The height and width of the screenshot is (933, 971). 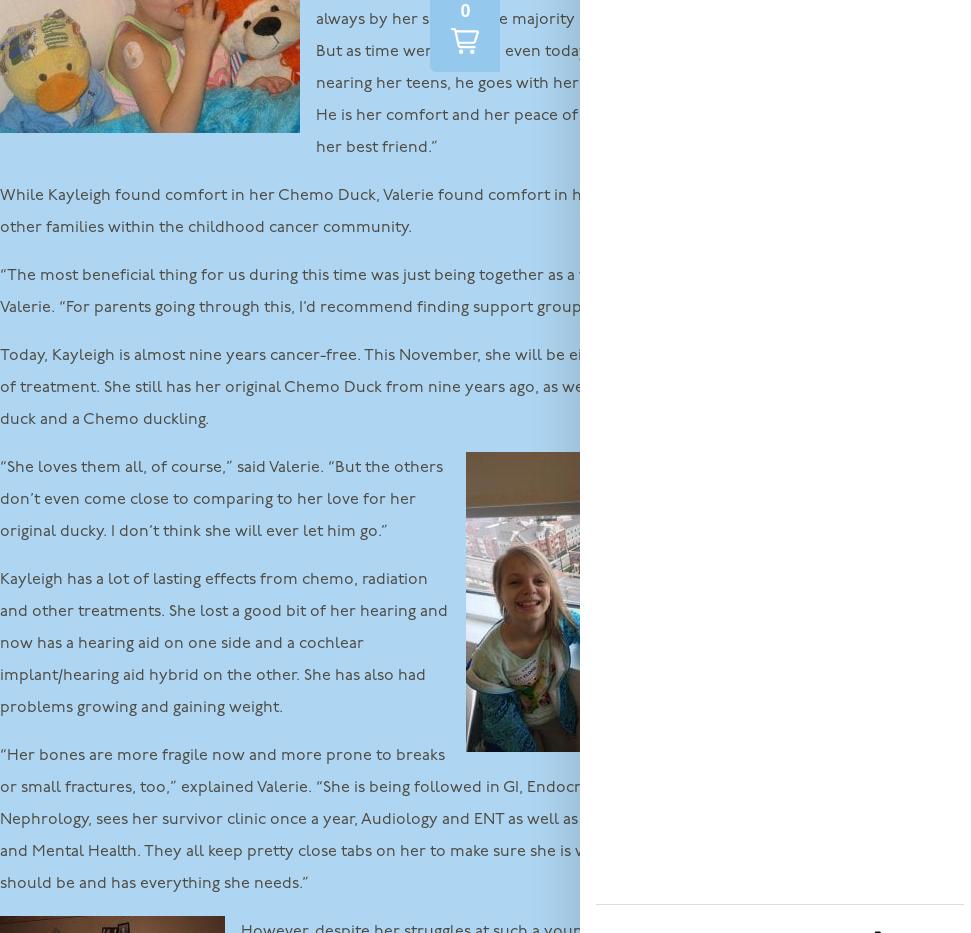 What do you see at coordinates (763, 778) in the screenshot?
I see `'May 2013'` at bounding box center [763, 778].